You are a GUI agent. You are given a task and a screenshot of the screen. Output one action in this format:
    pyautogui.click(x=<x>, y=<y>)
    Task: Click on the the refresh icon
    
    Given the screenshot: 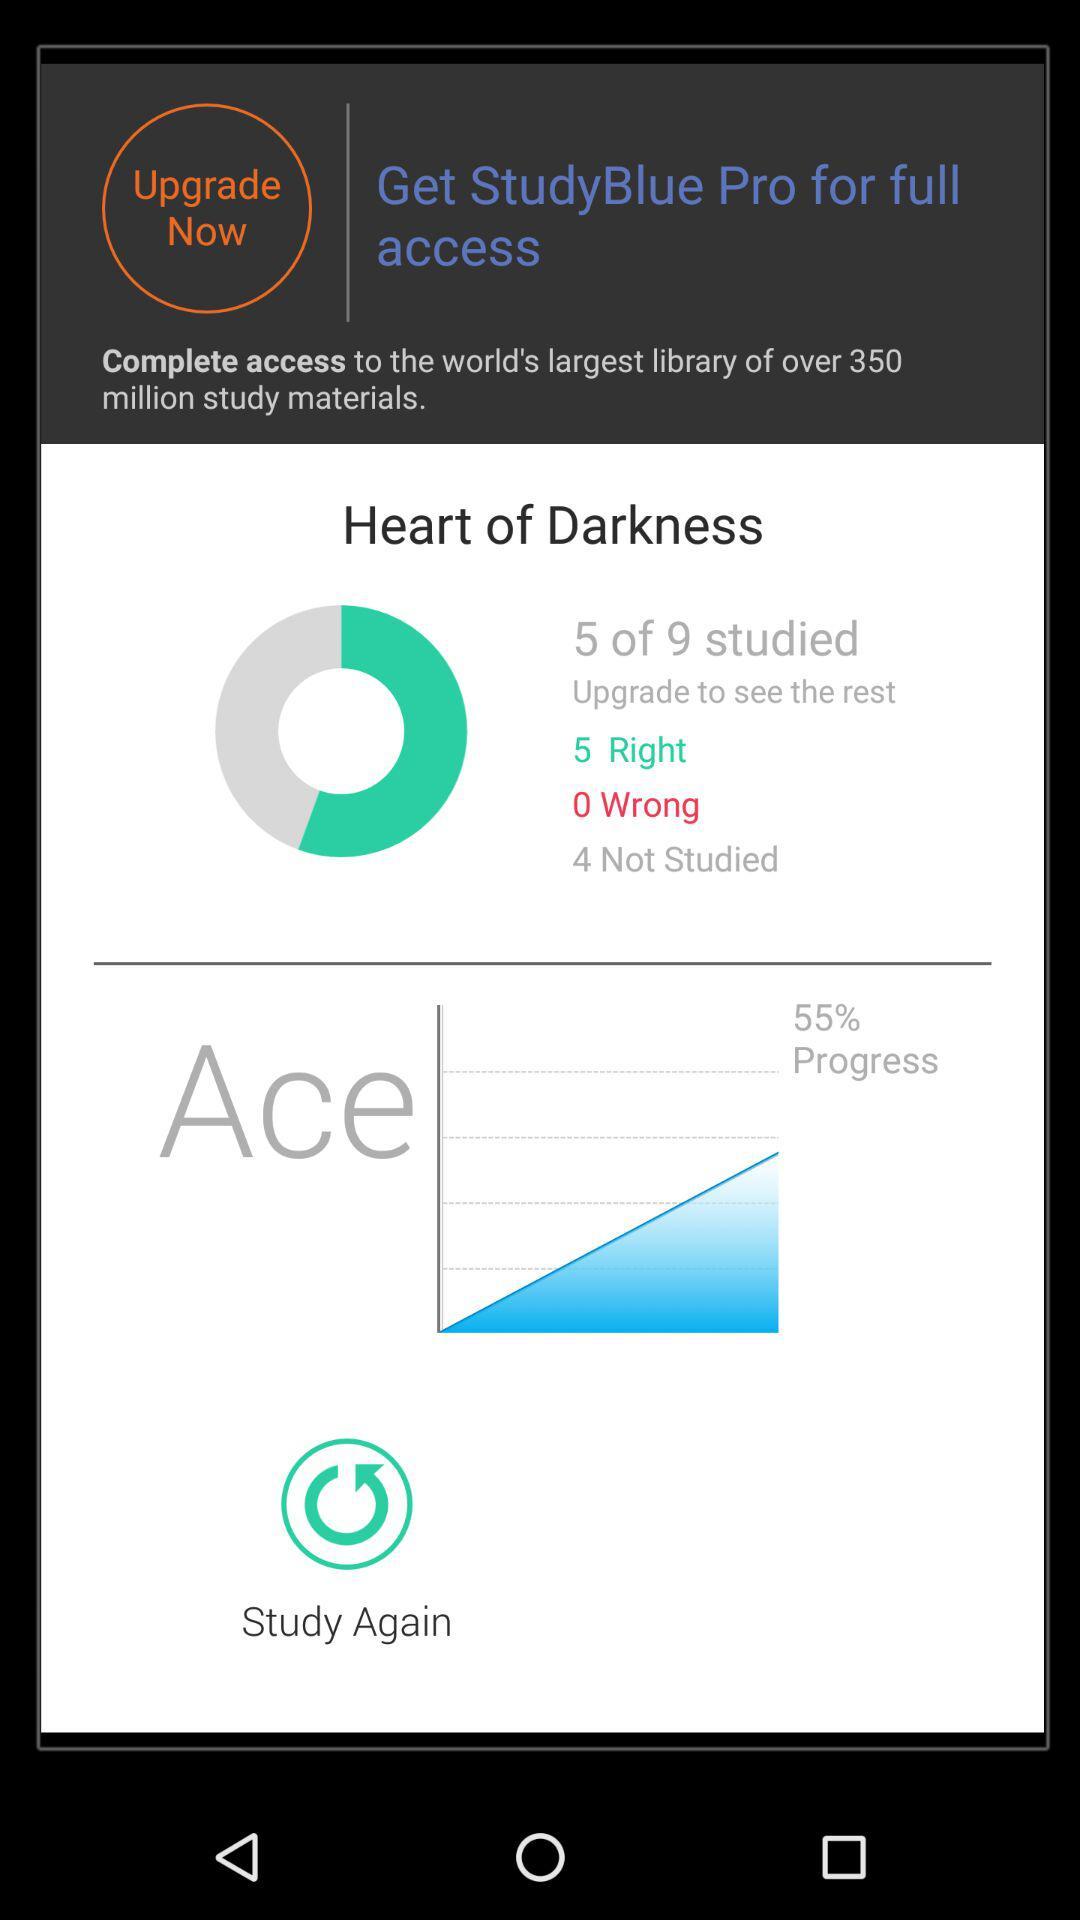 What is the action you would take?
    pyautogui.click(x=345, y=1609)
    